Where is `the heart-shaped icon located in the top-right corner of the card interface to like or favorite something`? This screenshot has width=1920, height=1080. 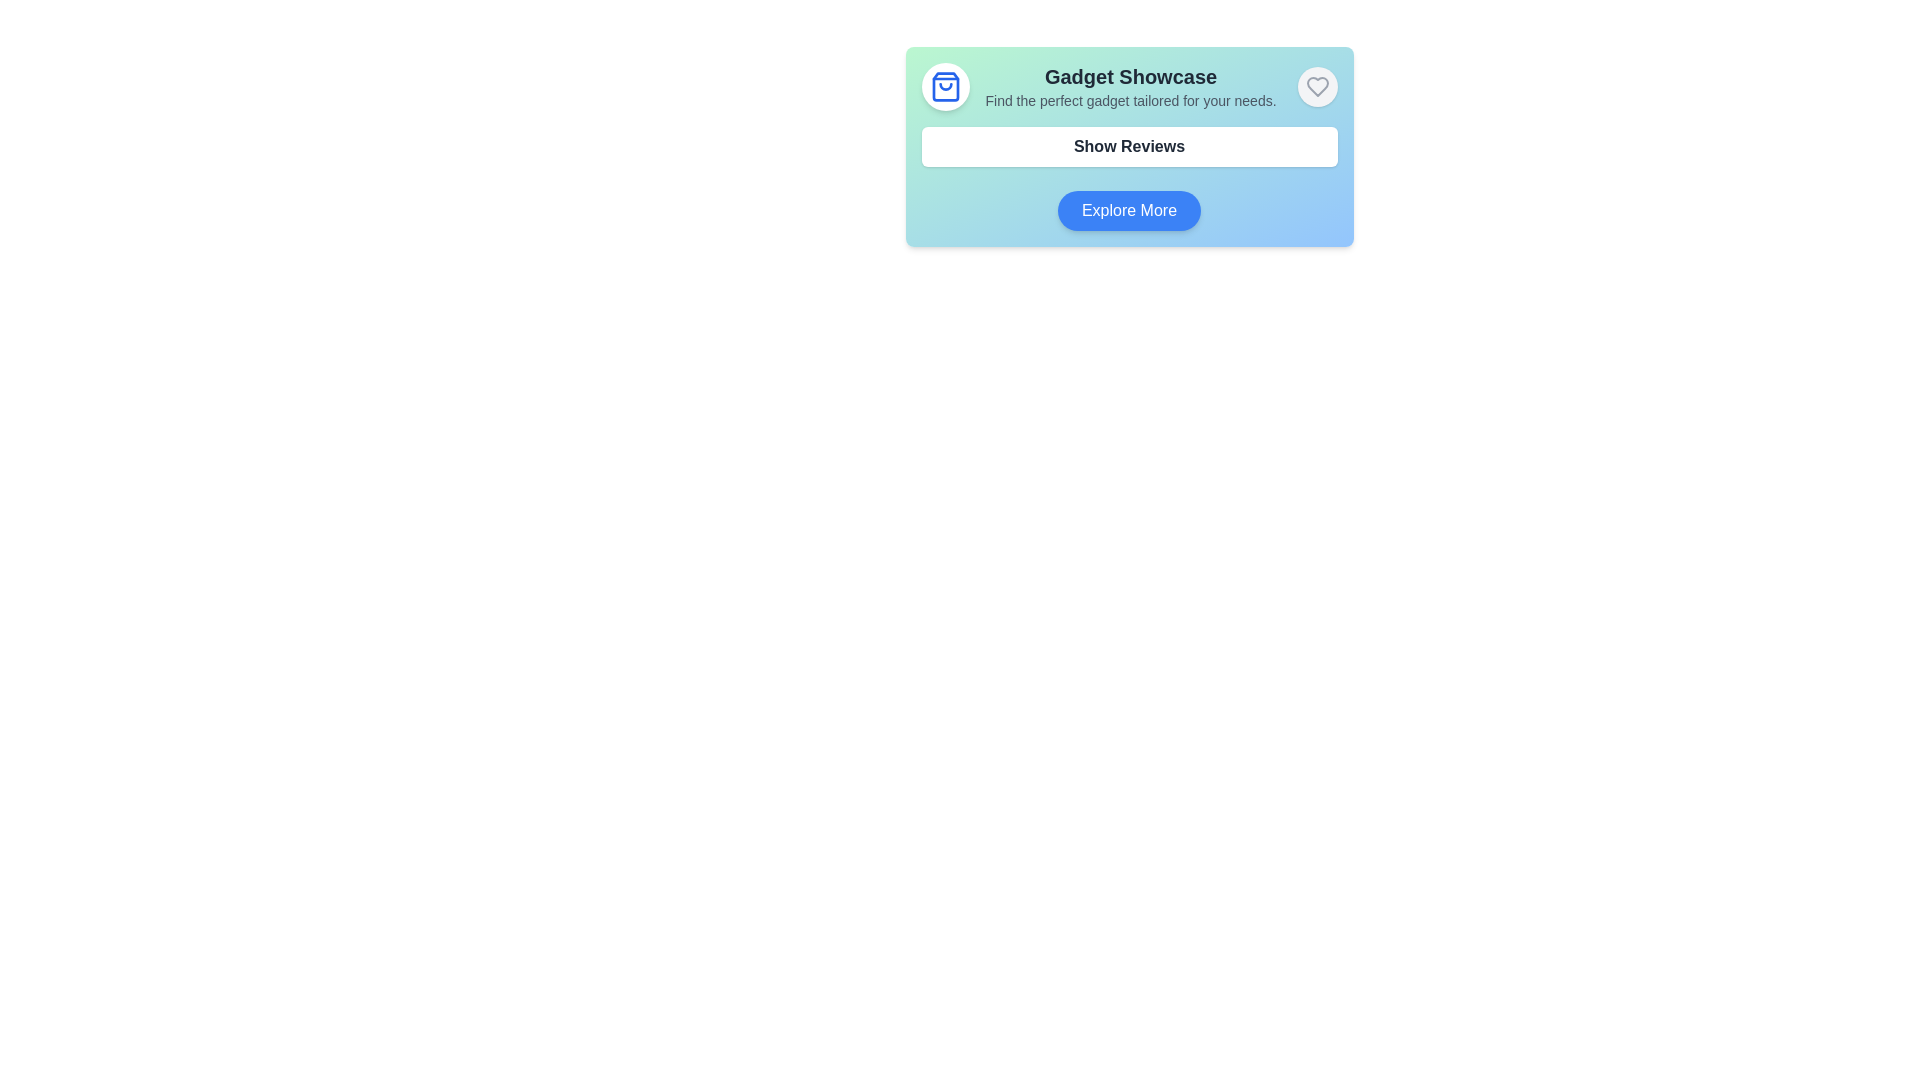
the heart-shaped icon located in the top-right corner of the card interface to like or favorite something is located at coordinates (1317, 86).